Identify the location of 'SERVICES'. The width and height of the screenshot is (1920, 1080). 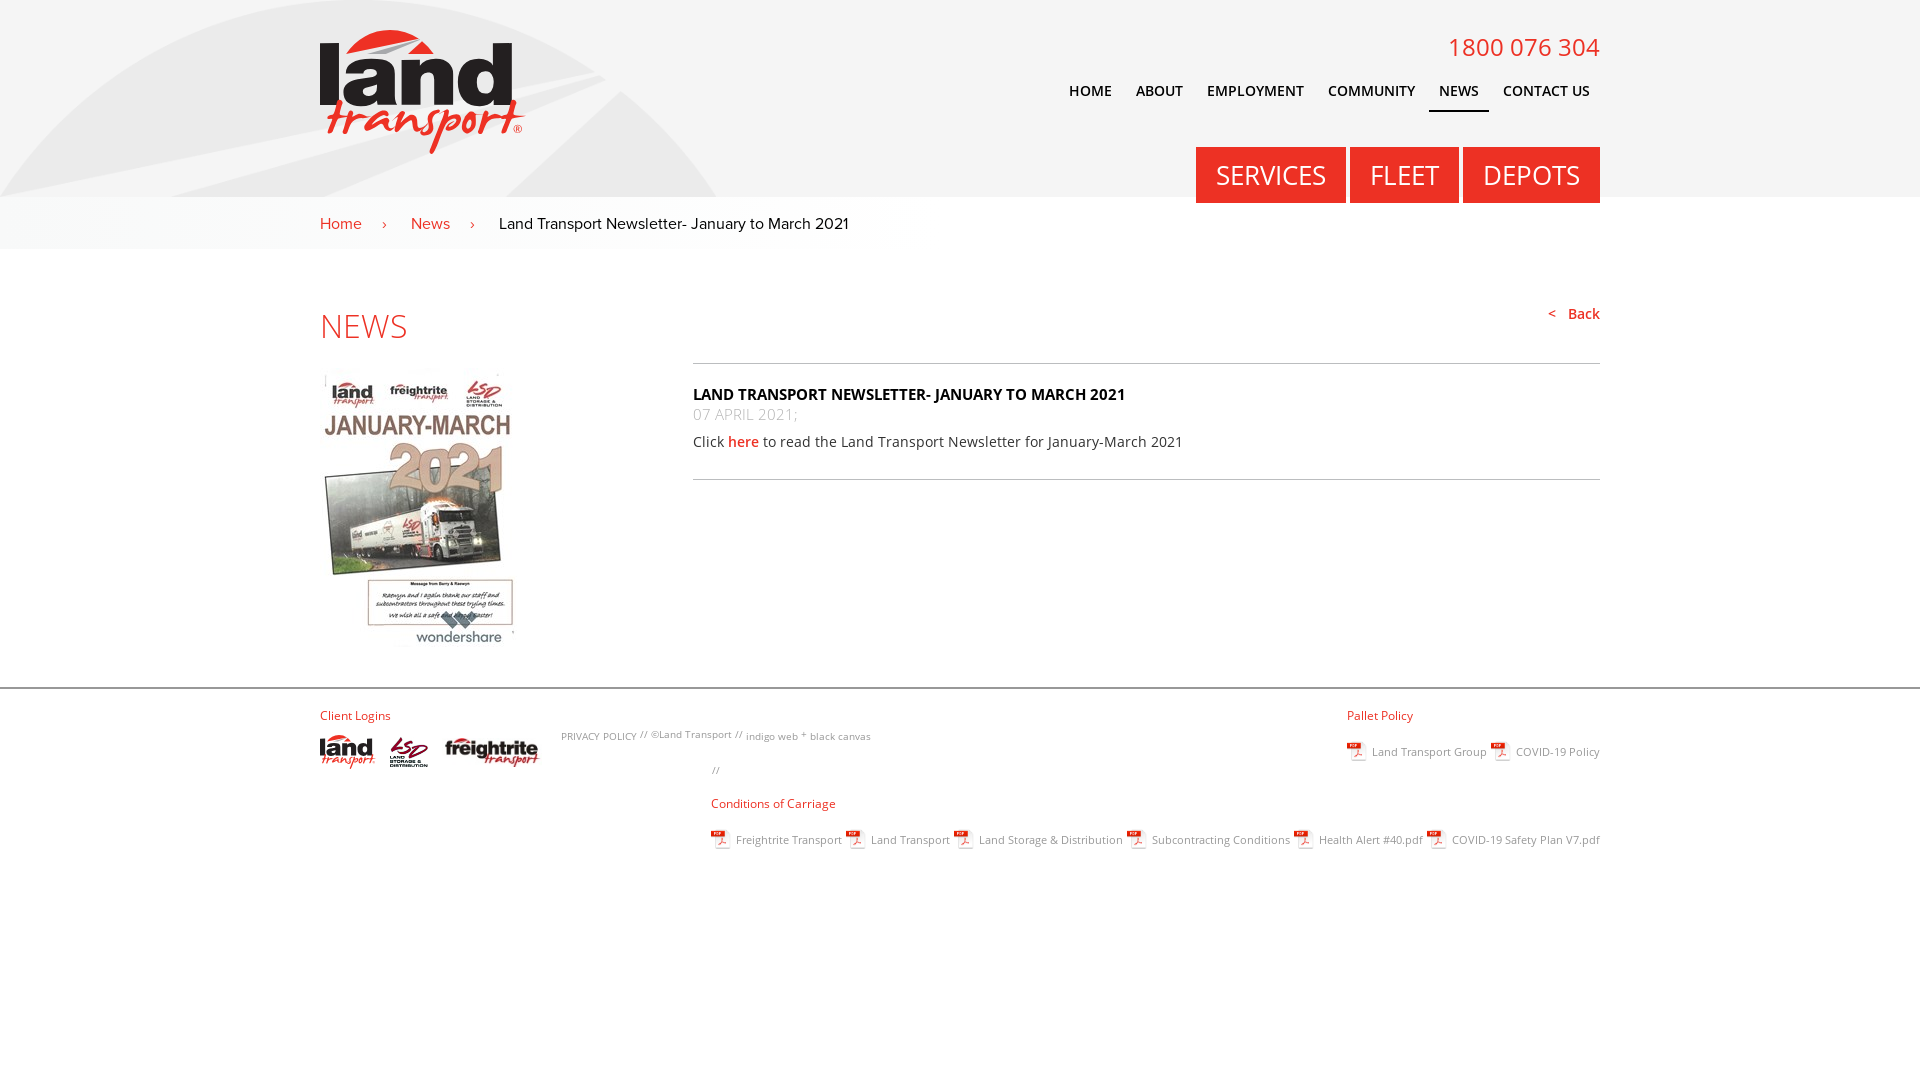
(1270, 173).